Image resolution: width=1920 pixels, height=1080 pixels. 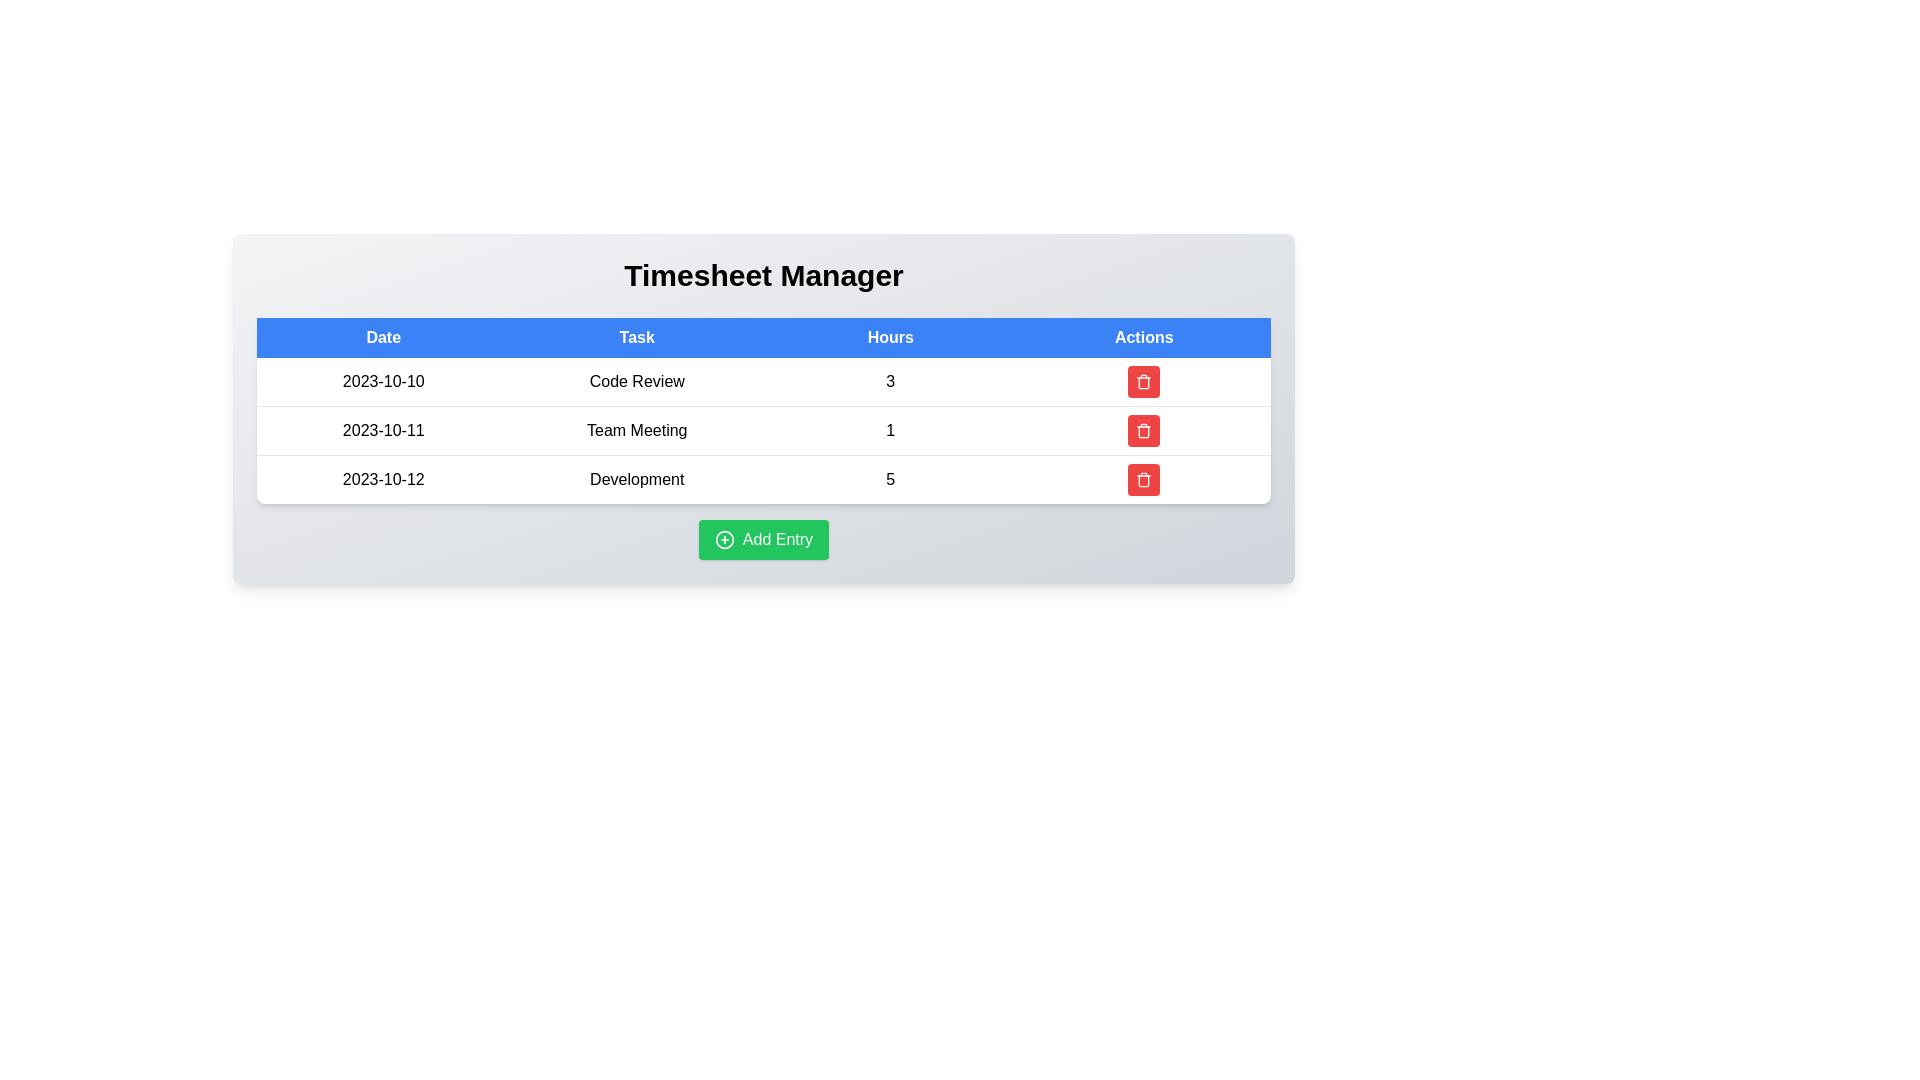 I want to click on the delete button located in the last row of the tabular section under the 'Actions' column to change its background color, so click(x=1144, y=479).